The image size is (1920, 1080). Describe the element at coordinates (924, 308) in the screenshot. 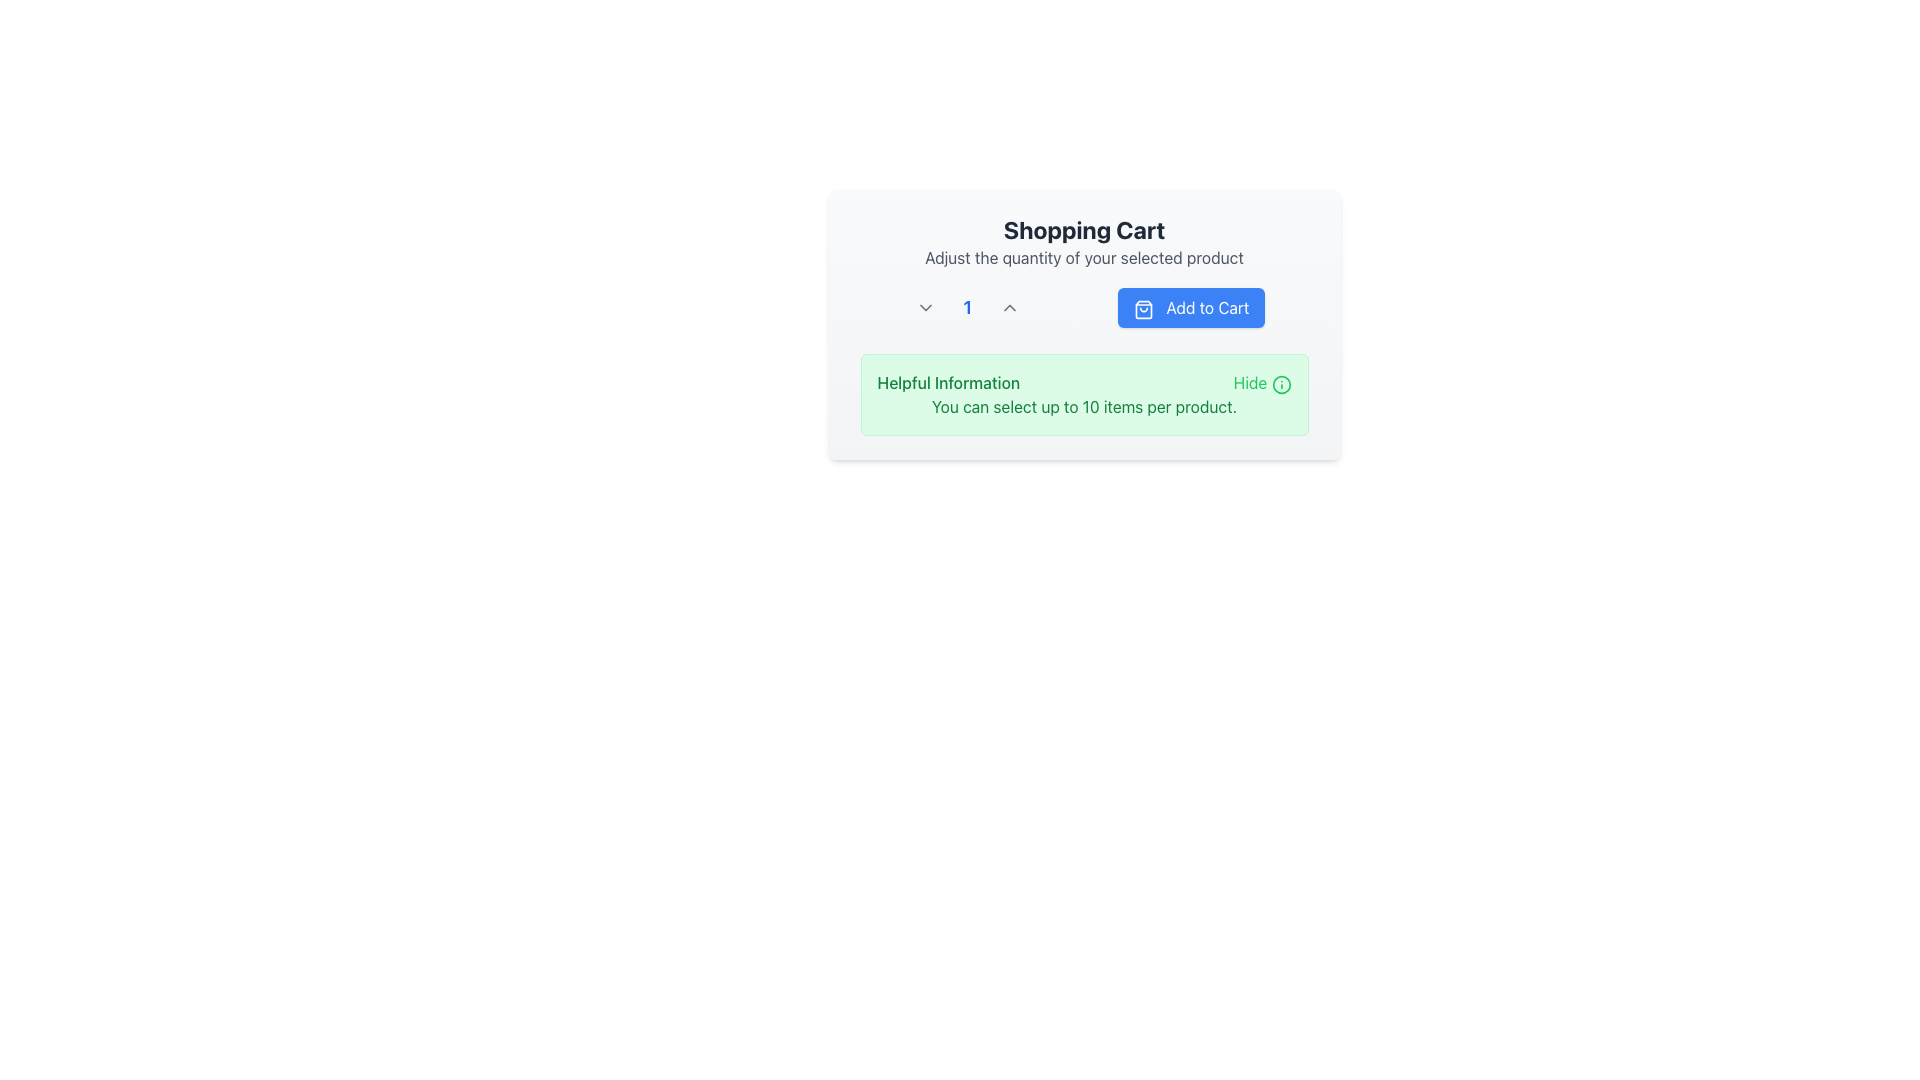

I see `the dropdown indicator icon located beneath the quantity input field, which serves as a visual indicator for the dropdown menu functionality` at that location.